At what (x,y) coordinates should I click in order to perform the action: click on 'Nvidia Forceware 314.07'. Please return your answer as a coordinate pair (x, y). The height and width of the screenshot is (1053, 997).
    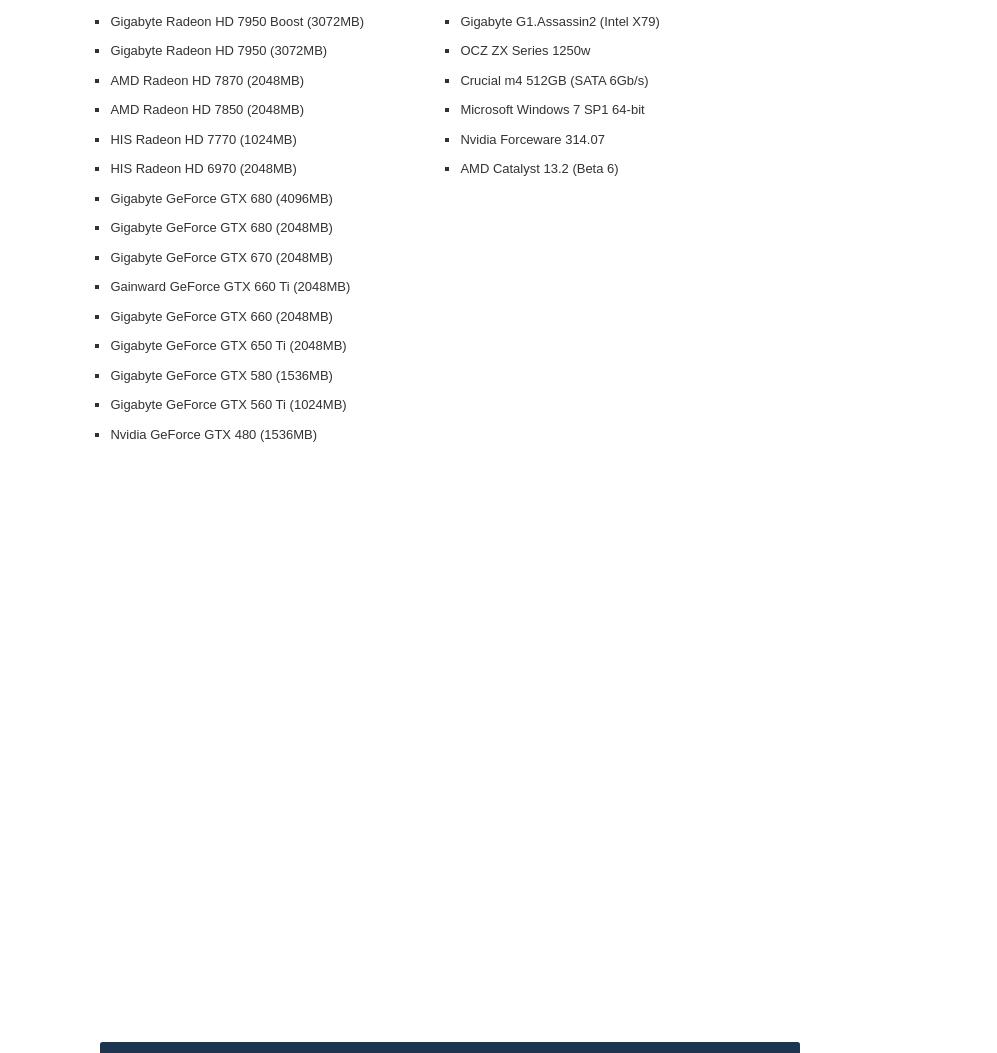
    Looking at the image, I should click on (530, 138).